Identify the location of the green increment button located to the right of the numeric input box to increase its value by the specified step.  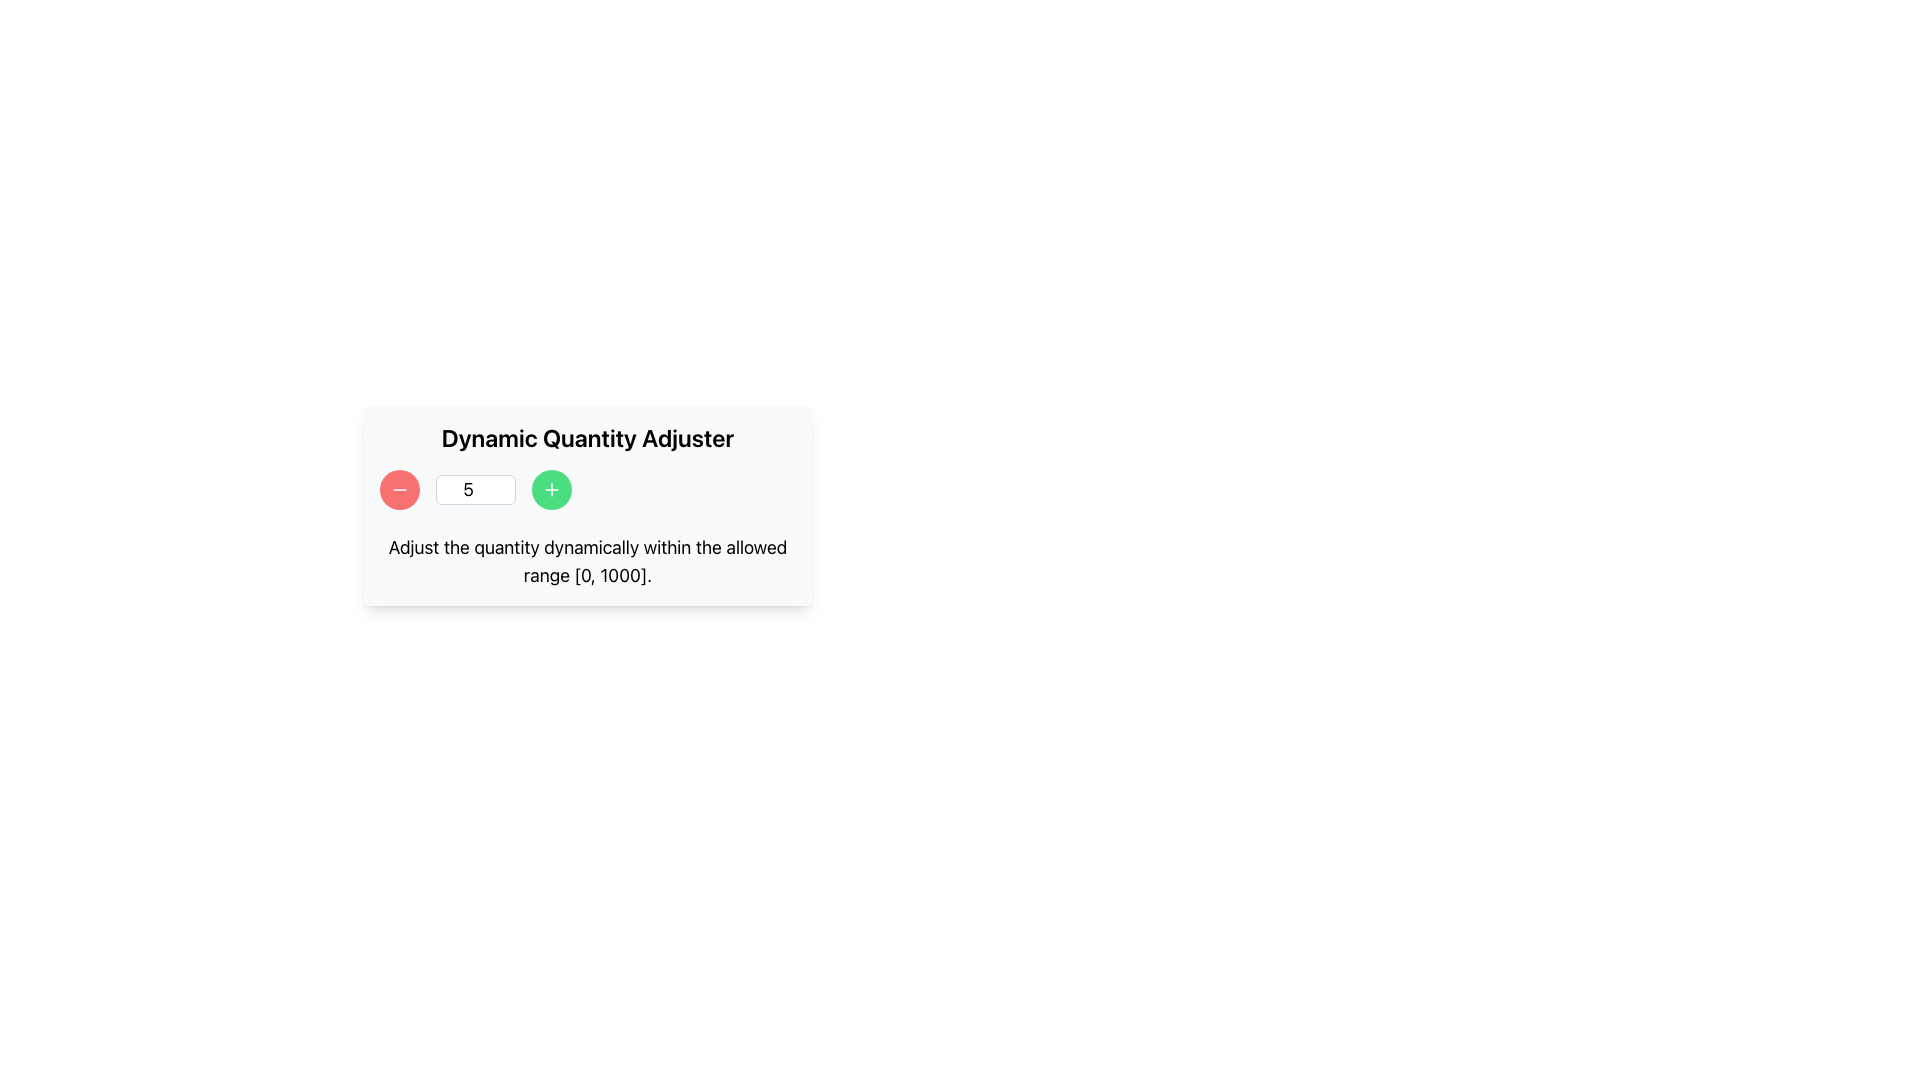
(552, 489).